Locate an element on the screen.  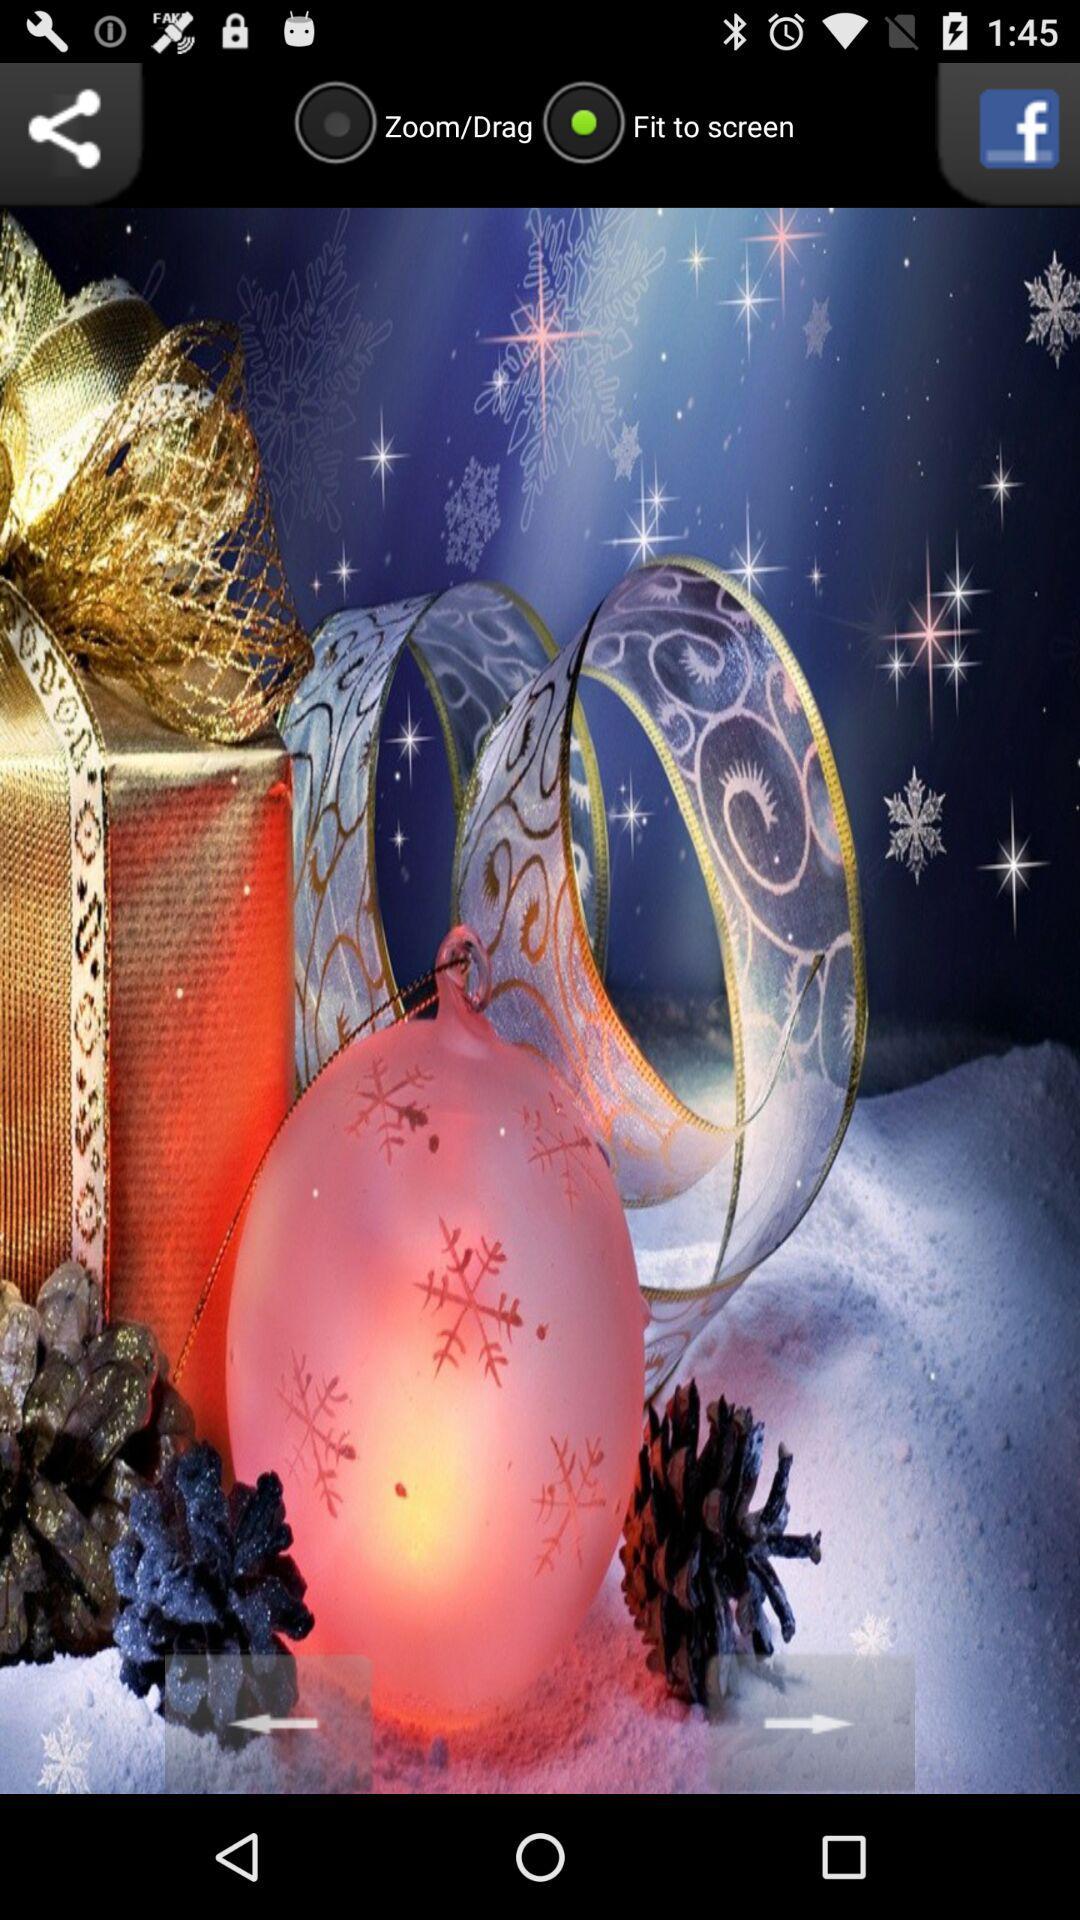
the facebook icon is located at coordinates (1007, 143).